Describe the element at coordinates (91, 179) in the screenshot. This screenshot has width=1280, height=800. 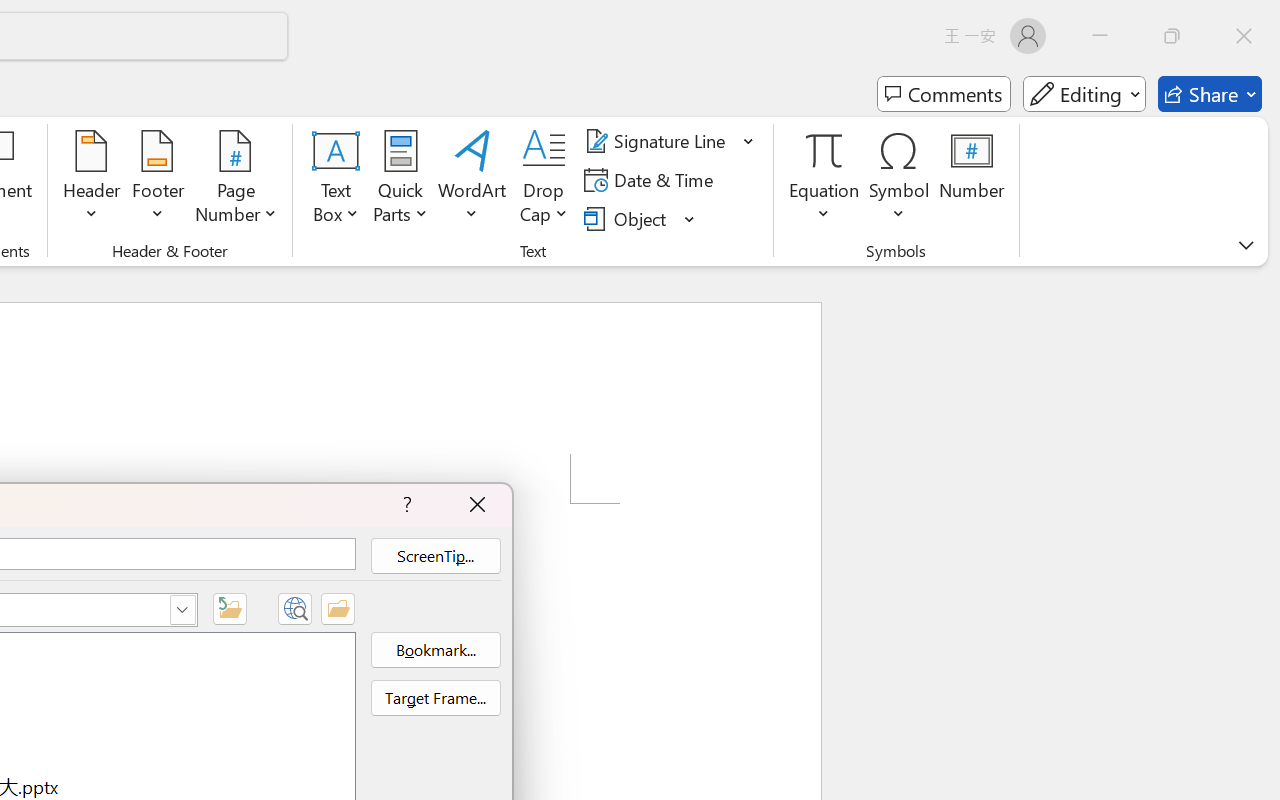
I see `'Header'` at that location.